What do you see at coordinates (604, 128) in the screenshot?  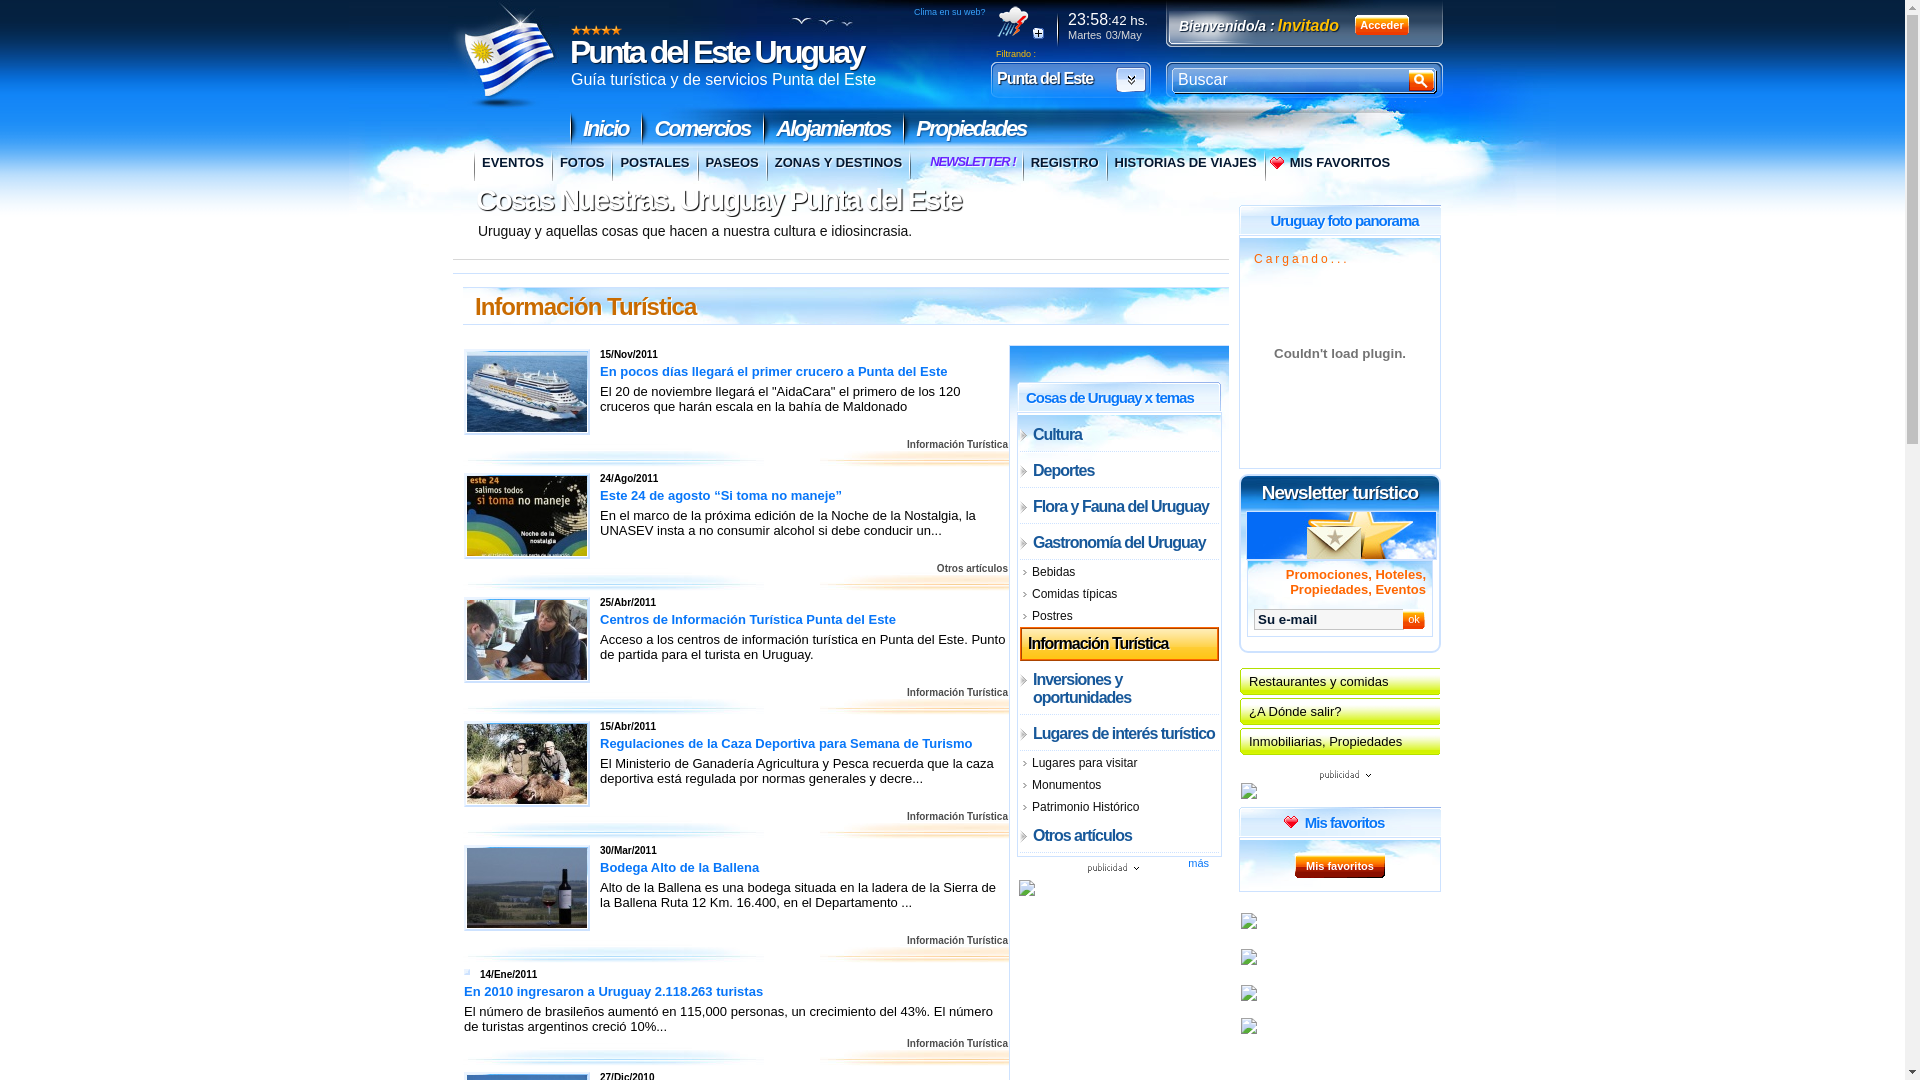 I see `'Inicio'` at bounding box center [604, 128].